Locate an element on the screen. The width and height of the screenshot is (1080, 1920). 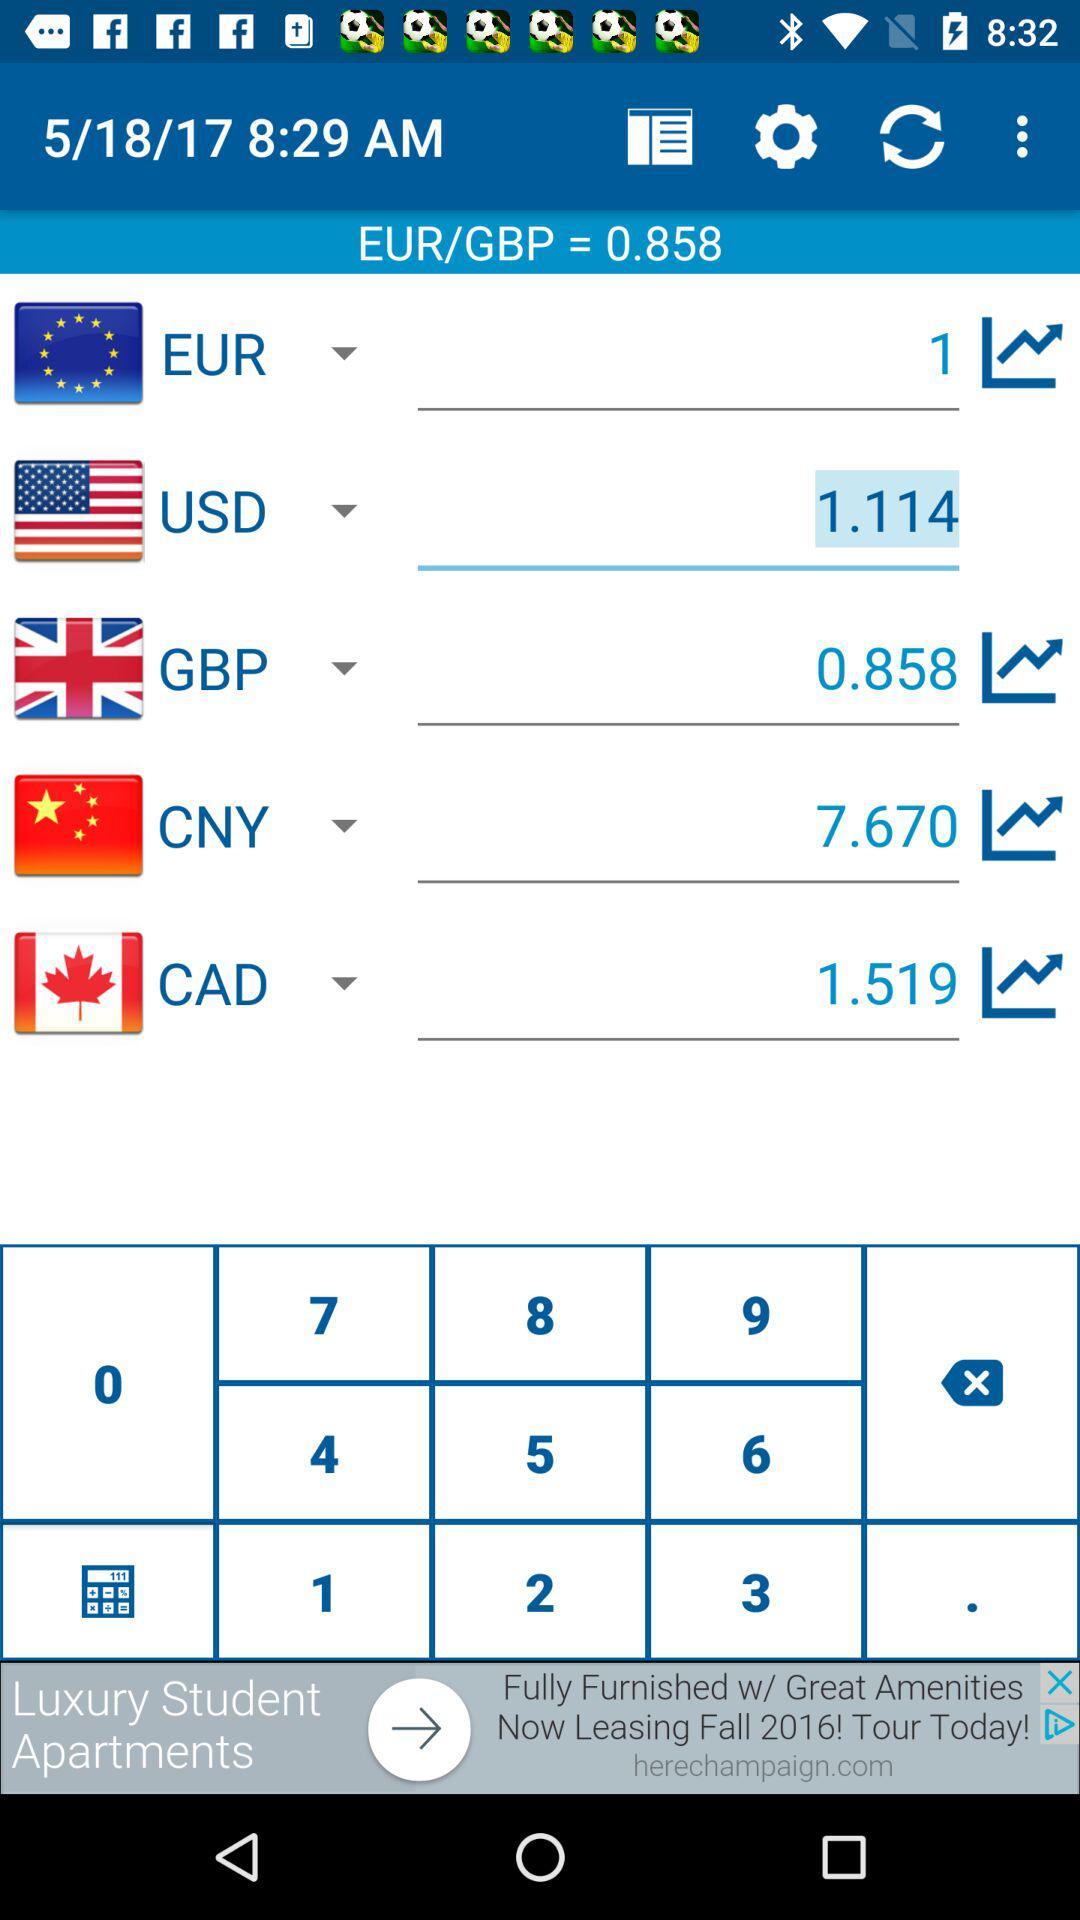
backspace option is located at coordinates (971, 1381).